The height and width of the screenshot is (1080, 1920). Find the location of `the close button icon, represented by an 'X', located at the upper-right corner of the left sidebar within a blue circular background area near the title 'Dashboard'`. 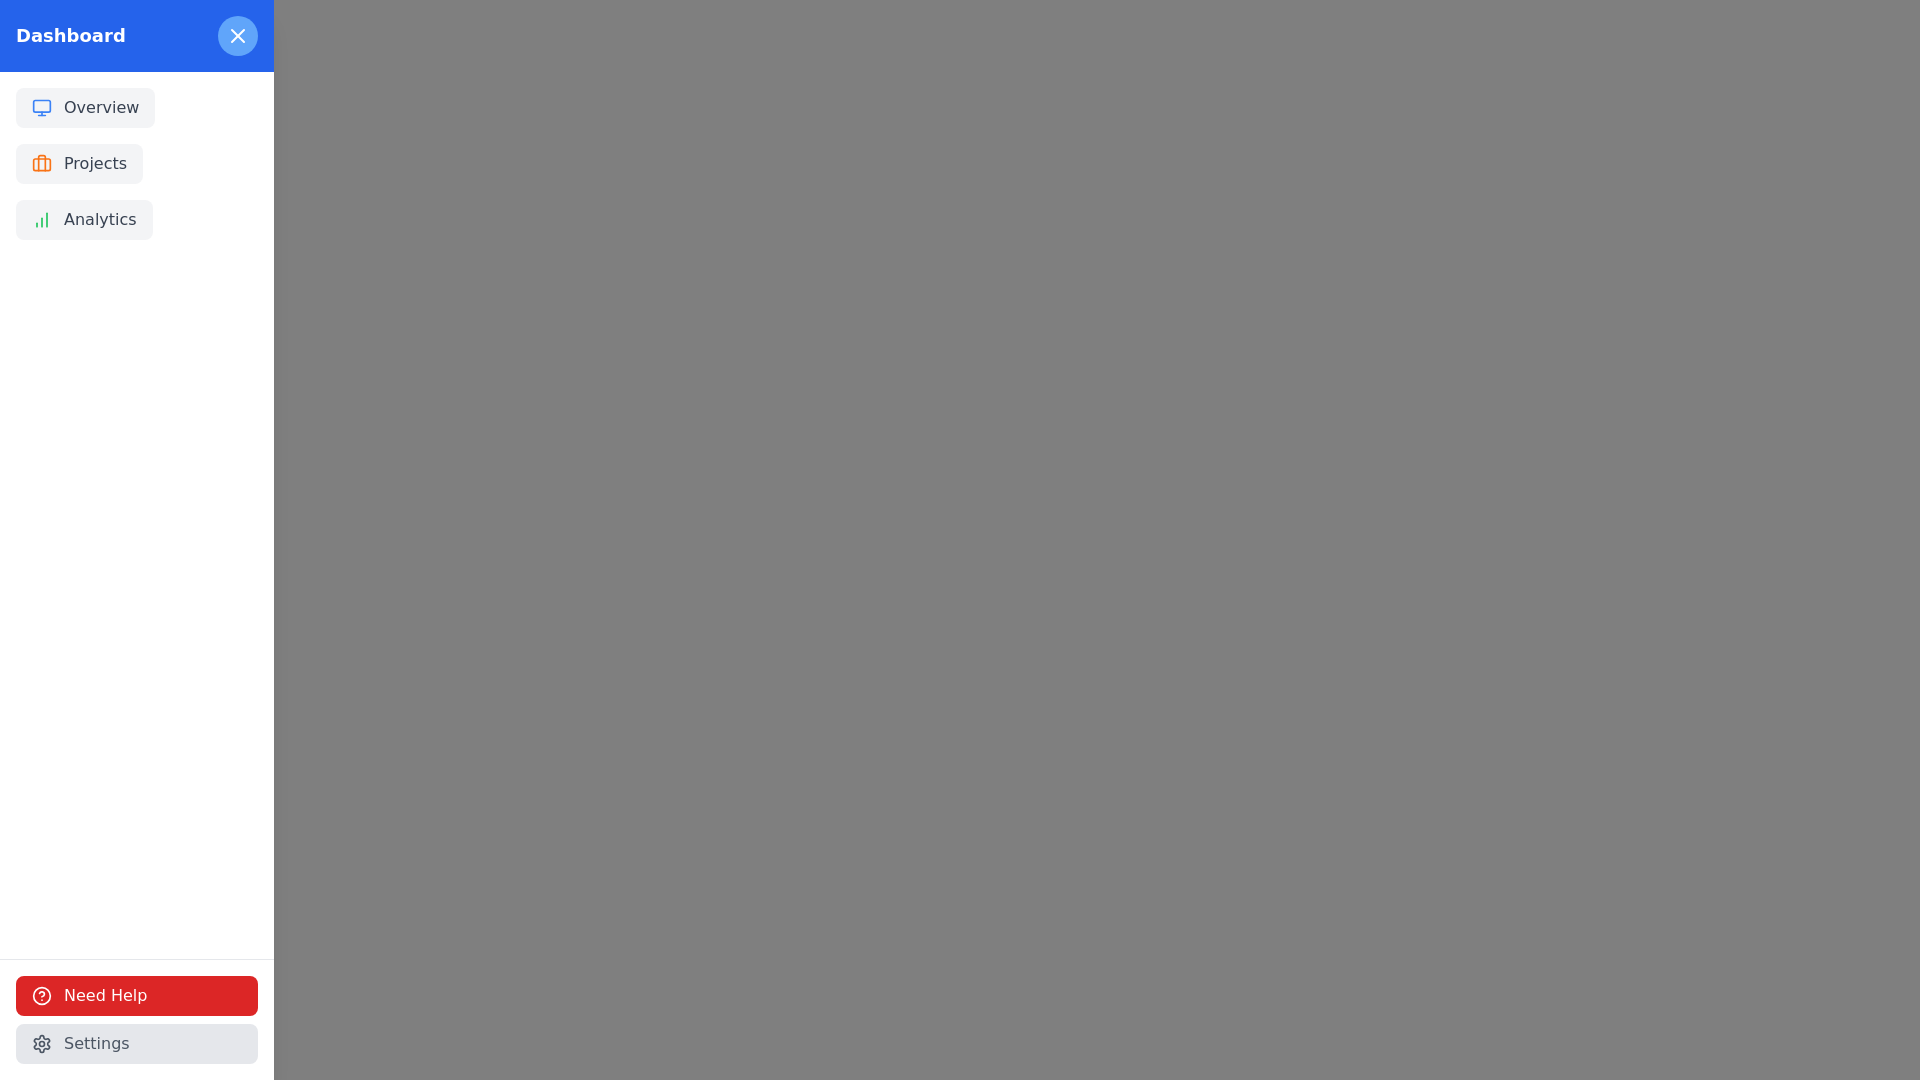

the close button icon, represented by an 'X', located at the upper-right corner of the left sidebar within a blue circular background area near the title 'Dashboard' is located at coordinates (238, 35).